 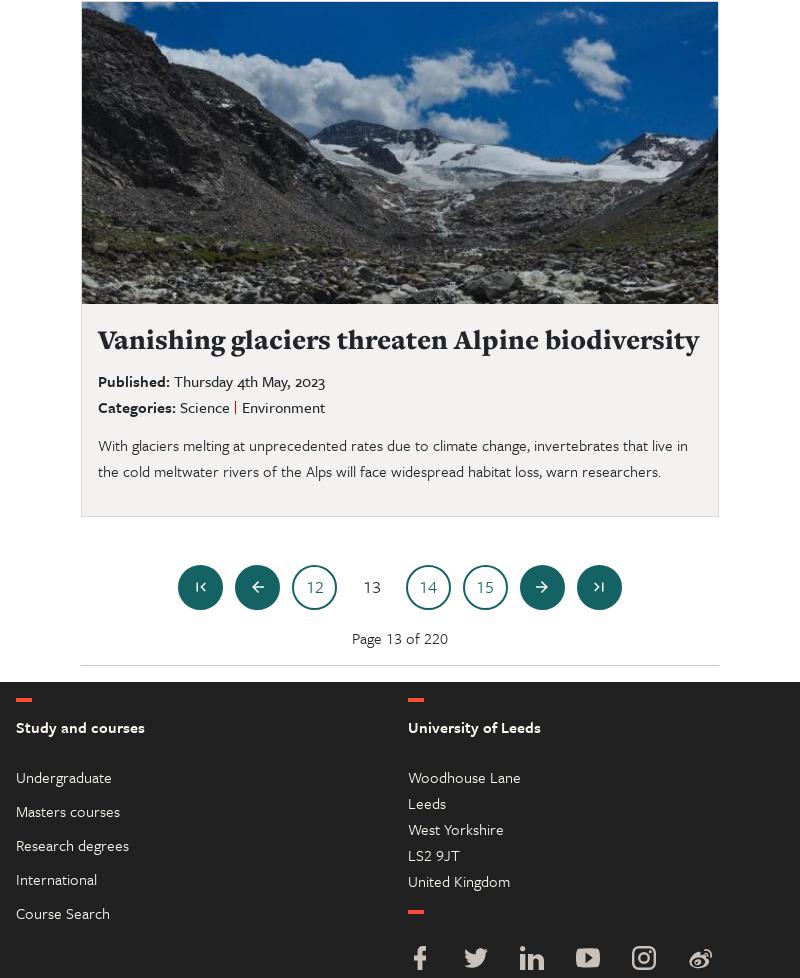 I want to click on 'Masters courses', so click(x=16, y=808).